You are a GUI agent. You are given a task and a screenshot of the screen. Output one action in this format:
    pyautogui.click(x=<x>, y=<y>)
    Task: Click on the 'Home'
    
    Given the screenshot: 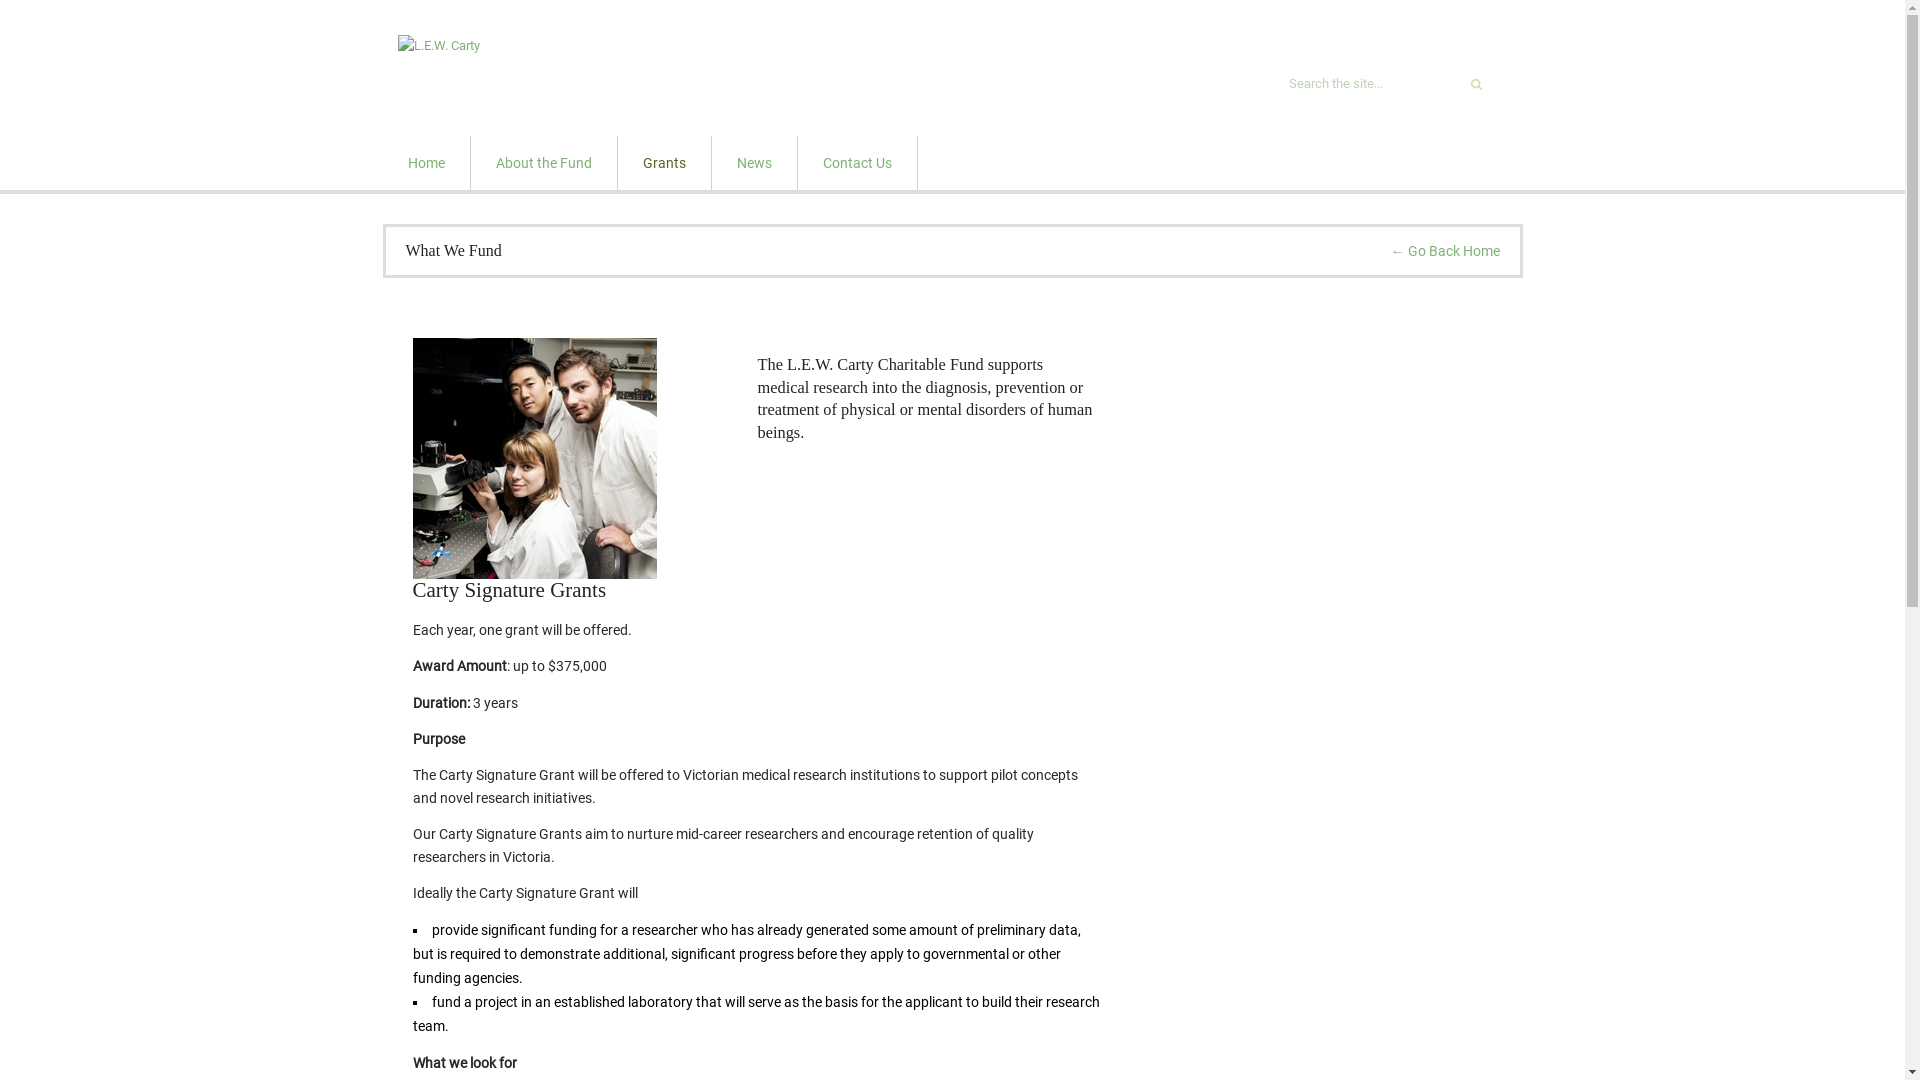 What is the action you would take?
    pyautogui.click(x=425, y=161)
    